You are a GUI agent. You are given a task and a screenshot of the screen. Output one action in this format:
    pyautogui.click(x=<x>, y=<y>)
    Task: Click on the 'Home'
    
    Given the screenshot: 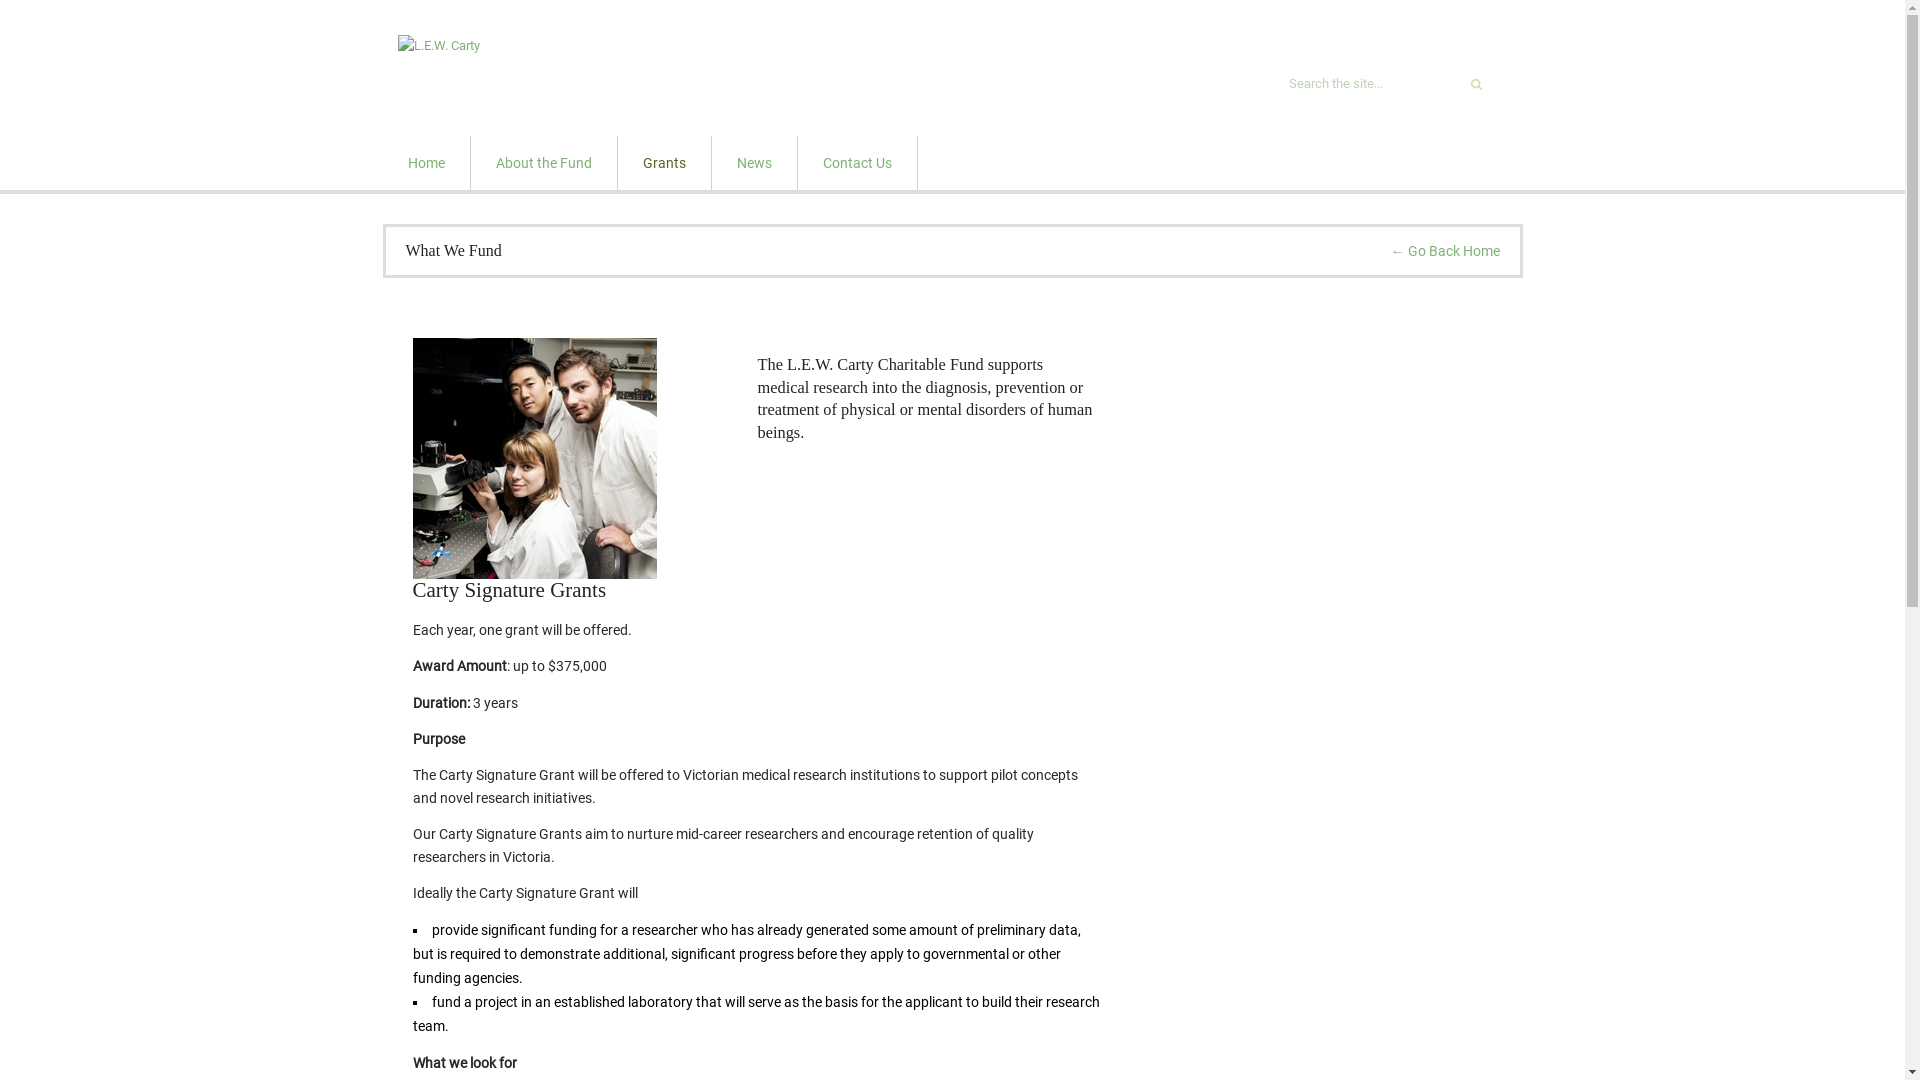 What is the action you would take?
    pyautogui.click(x=425, y=161)
    